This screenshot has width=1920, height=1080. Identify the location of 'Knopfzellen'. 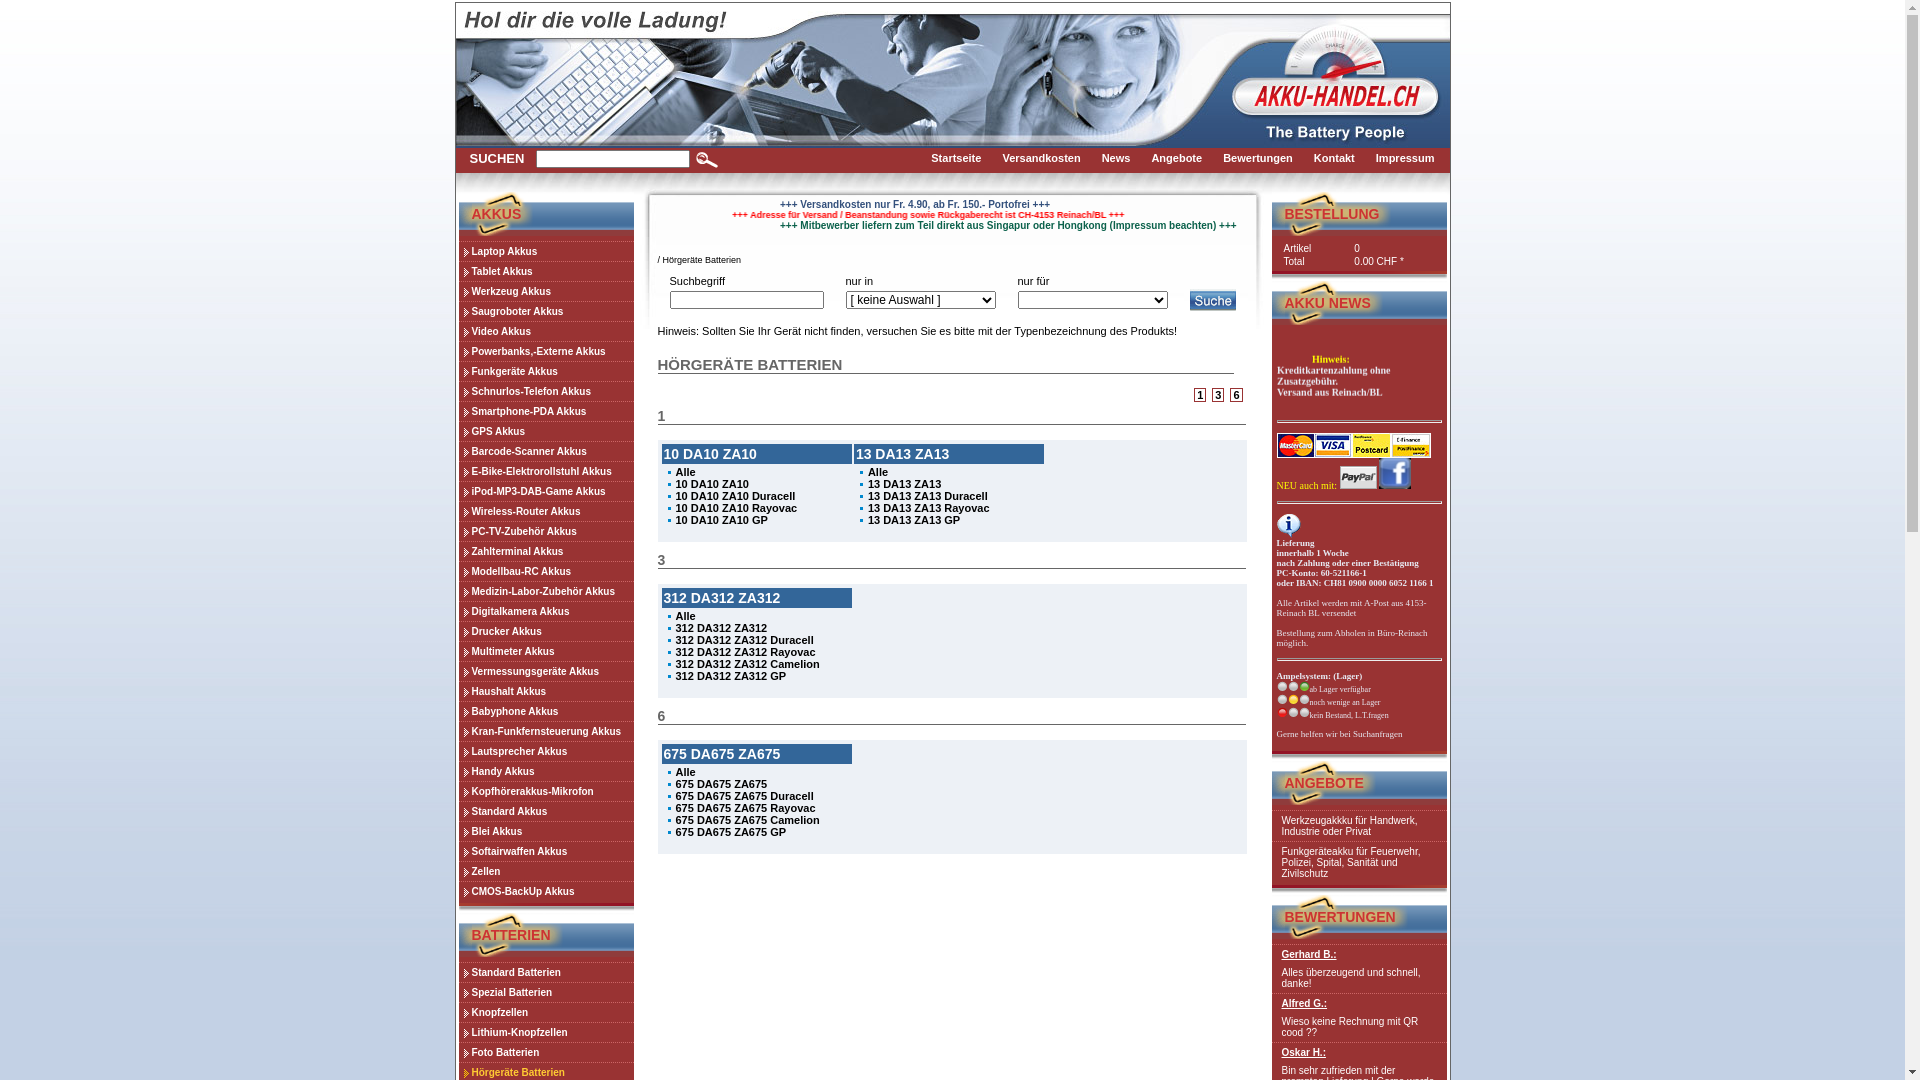
(545, 1011).